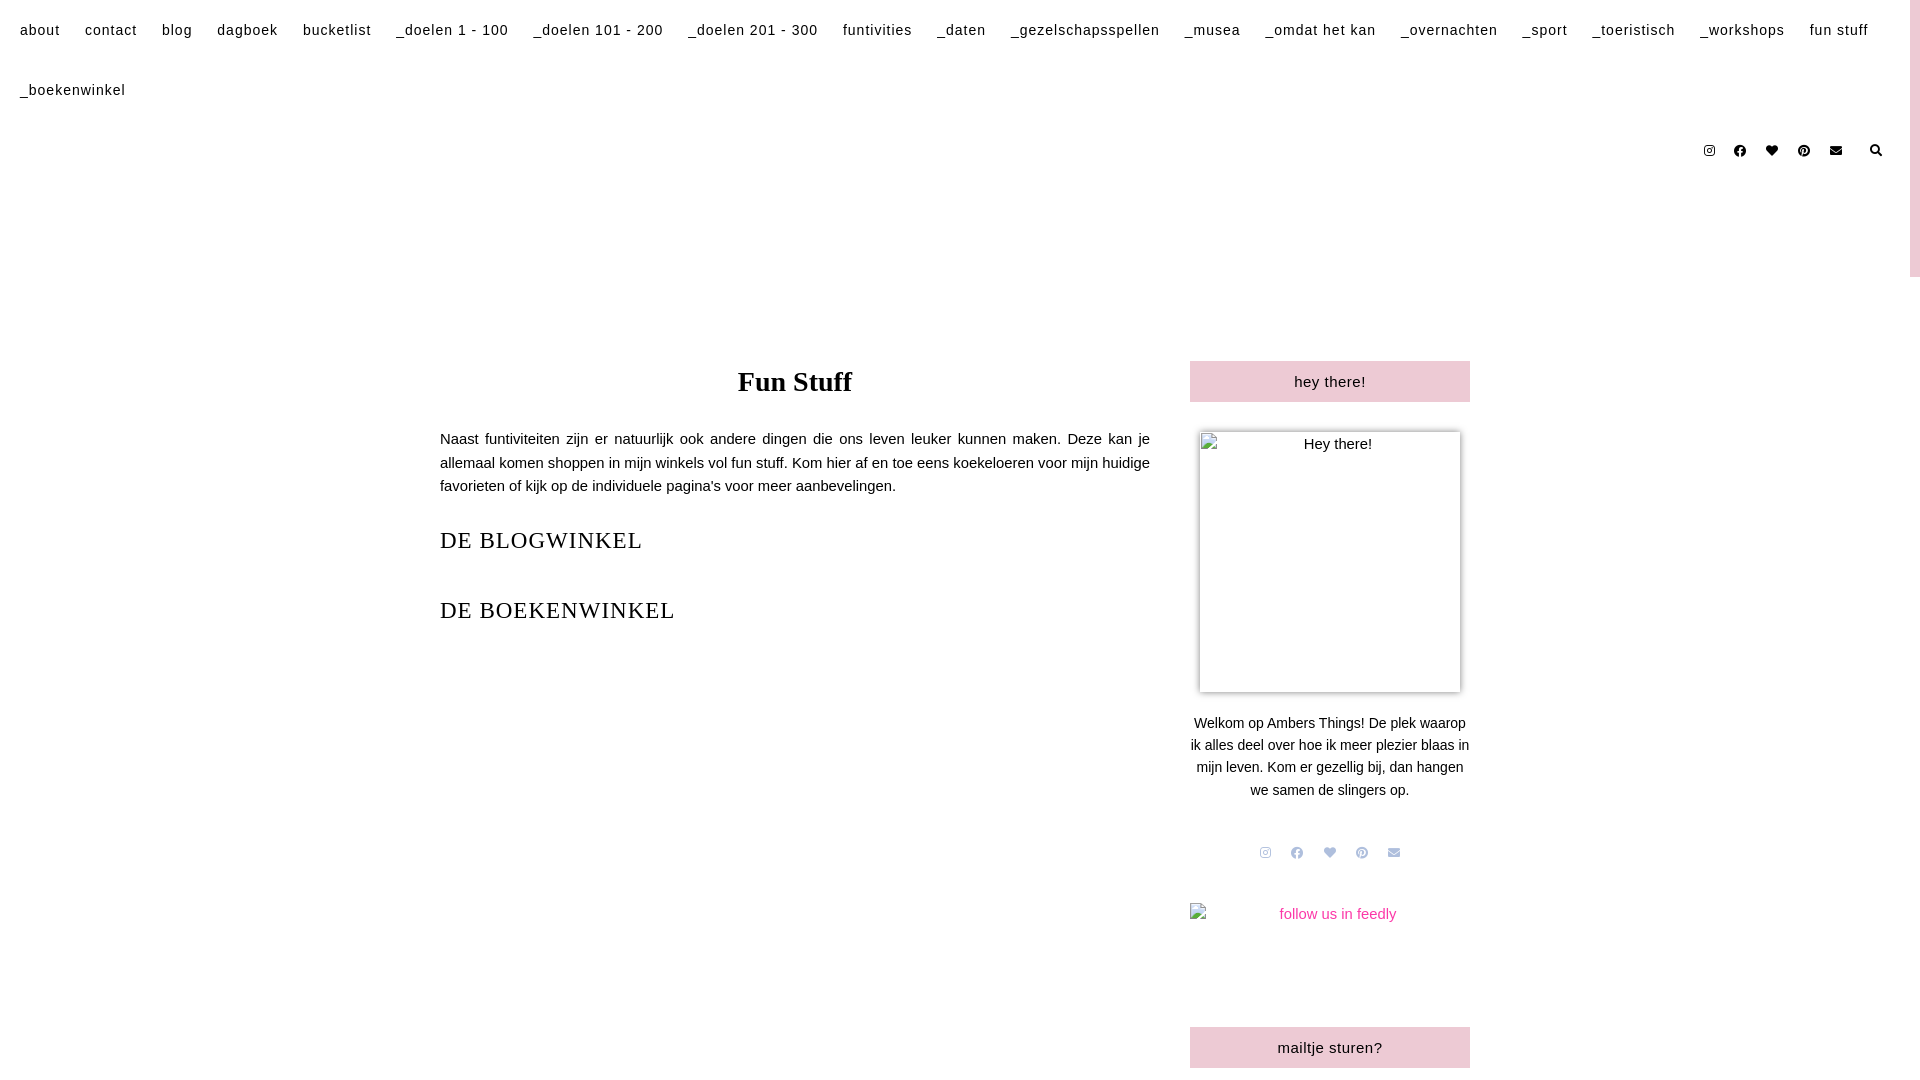 This screenshot has height=1080, width=1920. Describe the element at coordinates (216, 30) in the screenshot. I see `'dagboek'` at that location.